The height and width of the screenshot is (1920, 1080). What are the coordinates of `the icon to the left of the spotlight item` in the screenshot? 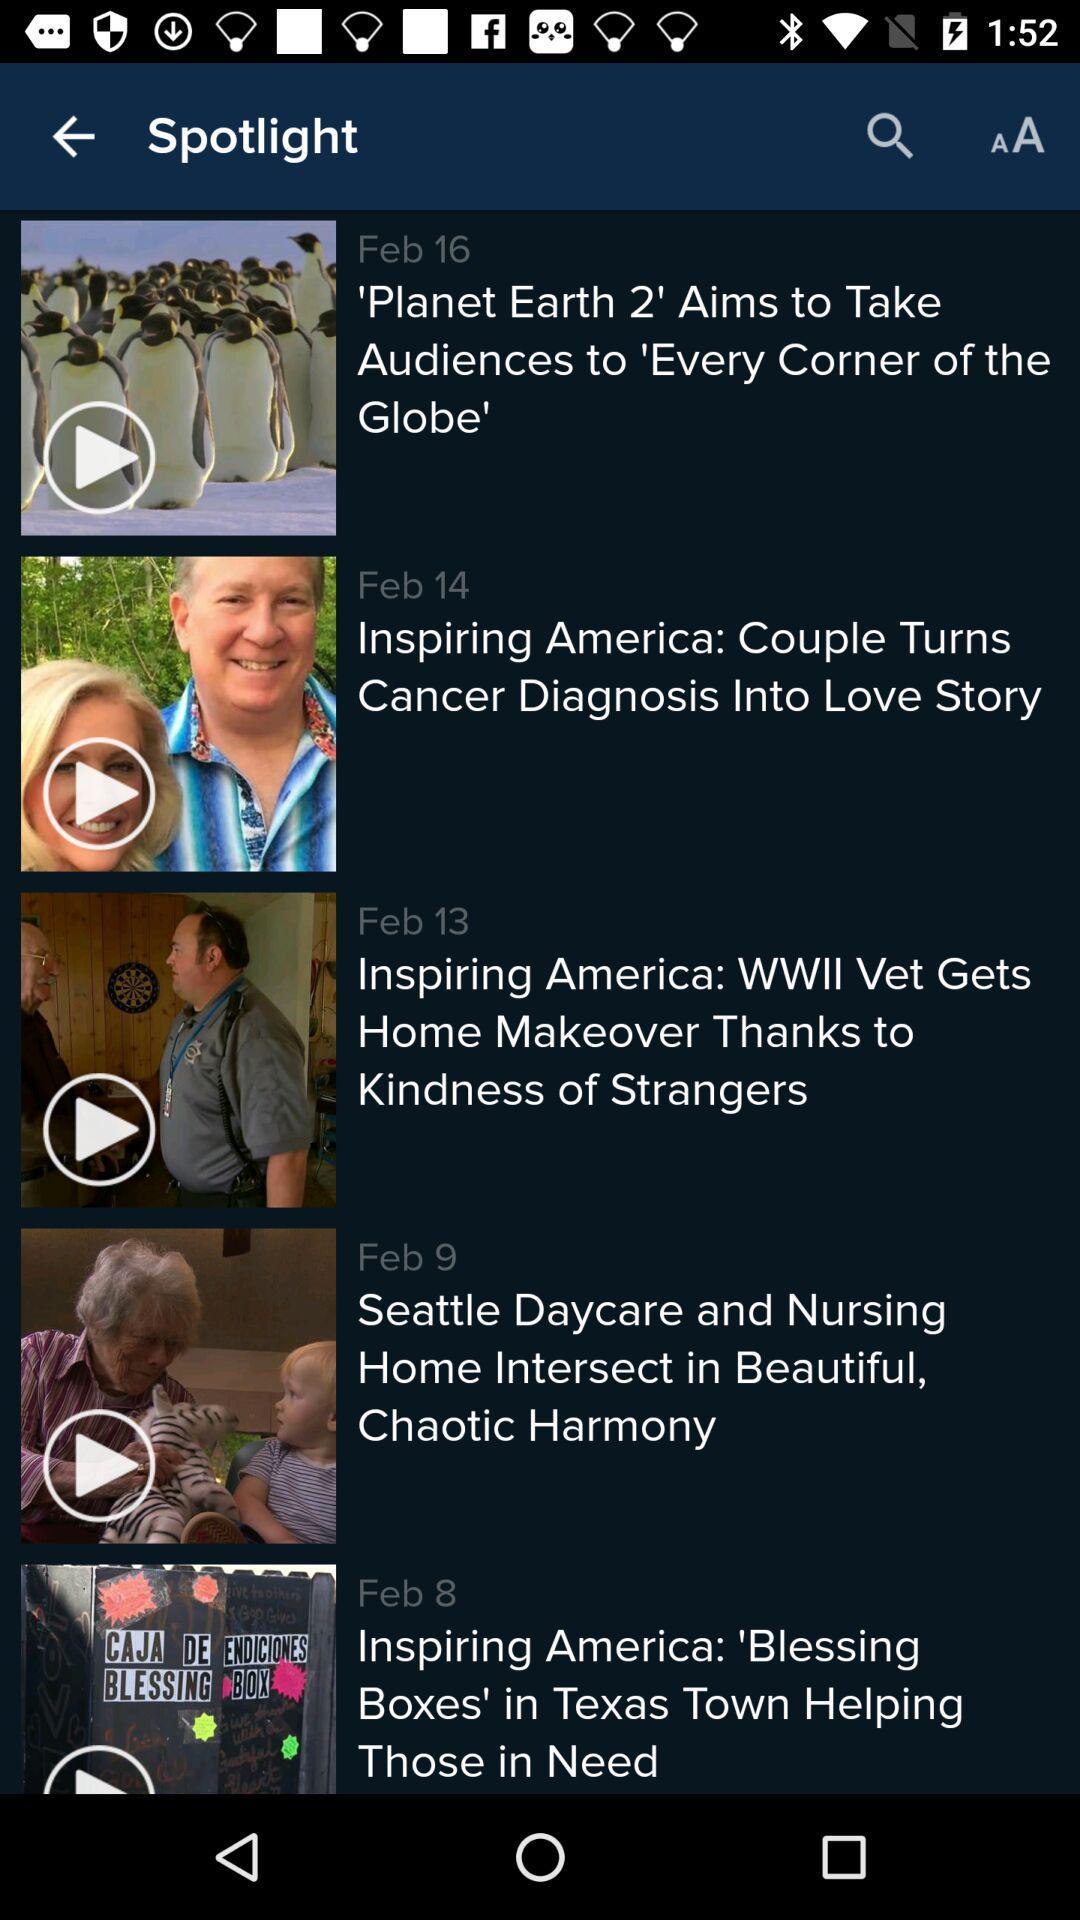 It's located at (72, 135).